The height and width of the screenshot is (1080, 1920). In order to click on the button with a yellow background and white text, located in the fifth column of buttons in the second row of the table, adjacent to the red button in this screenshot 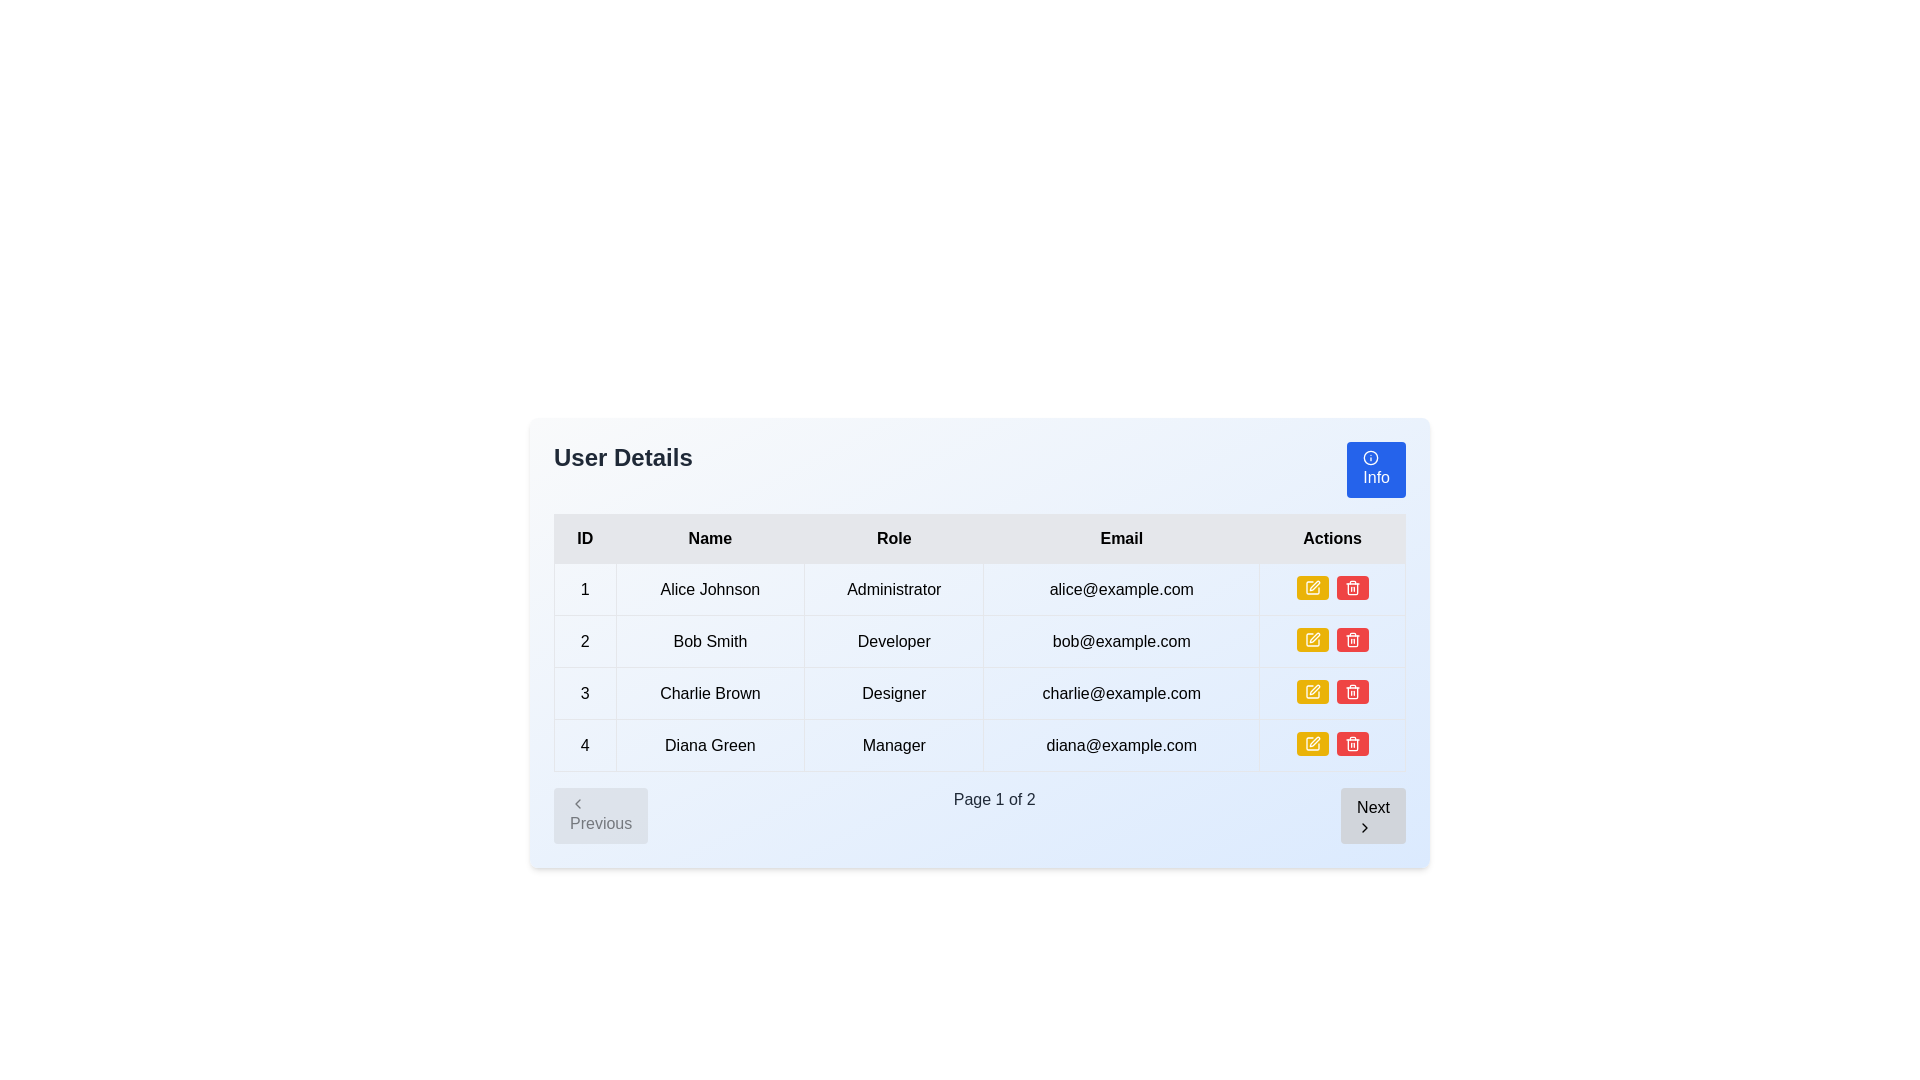, I will do `click(1332, 641)`.